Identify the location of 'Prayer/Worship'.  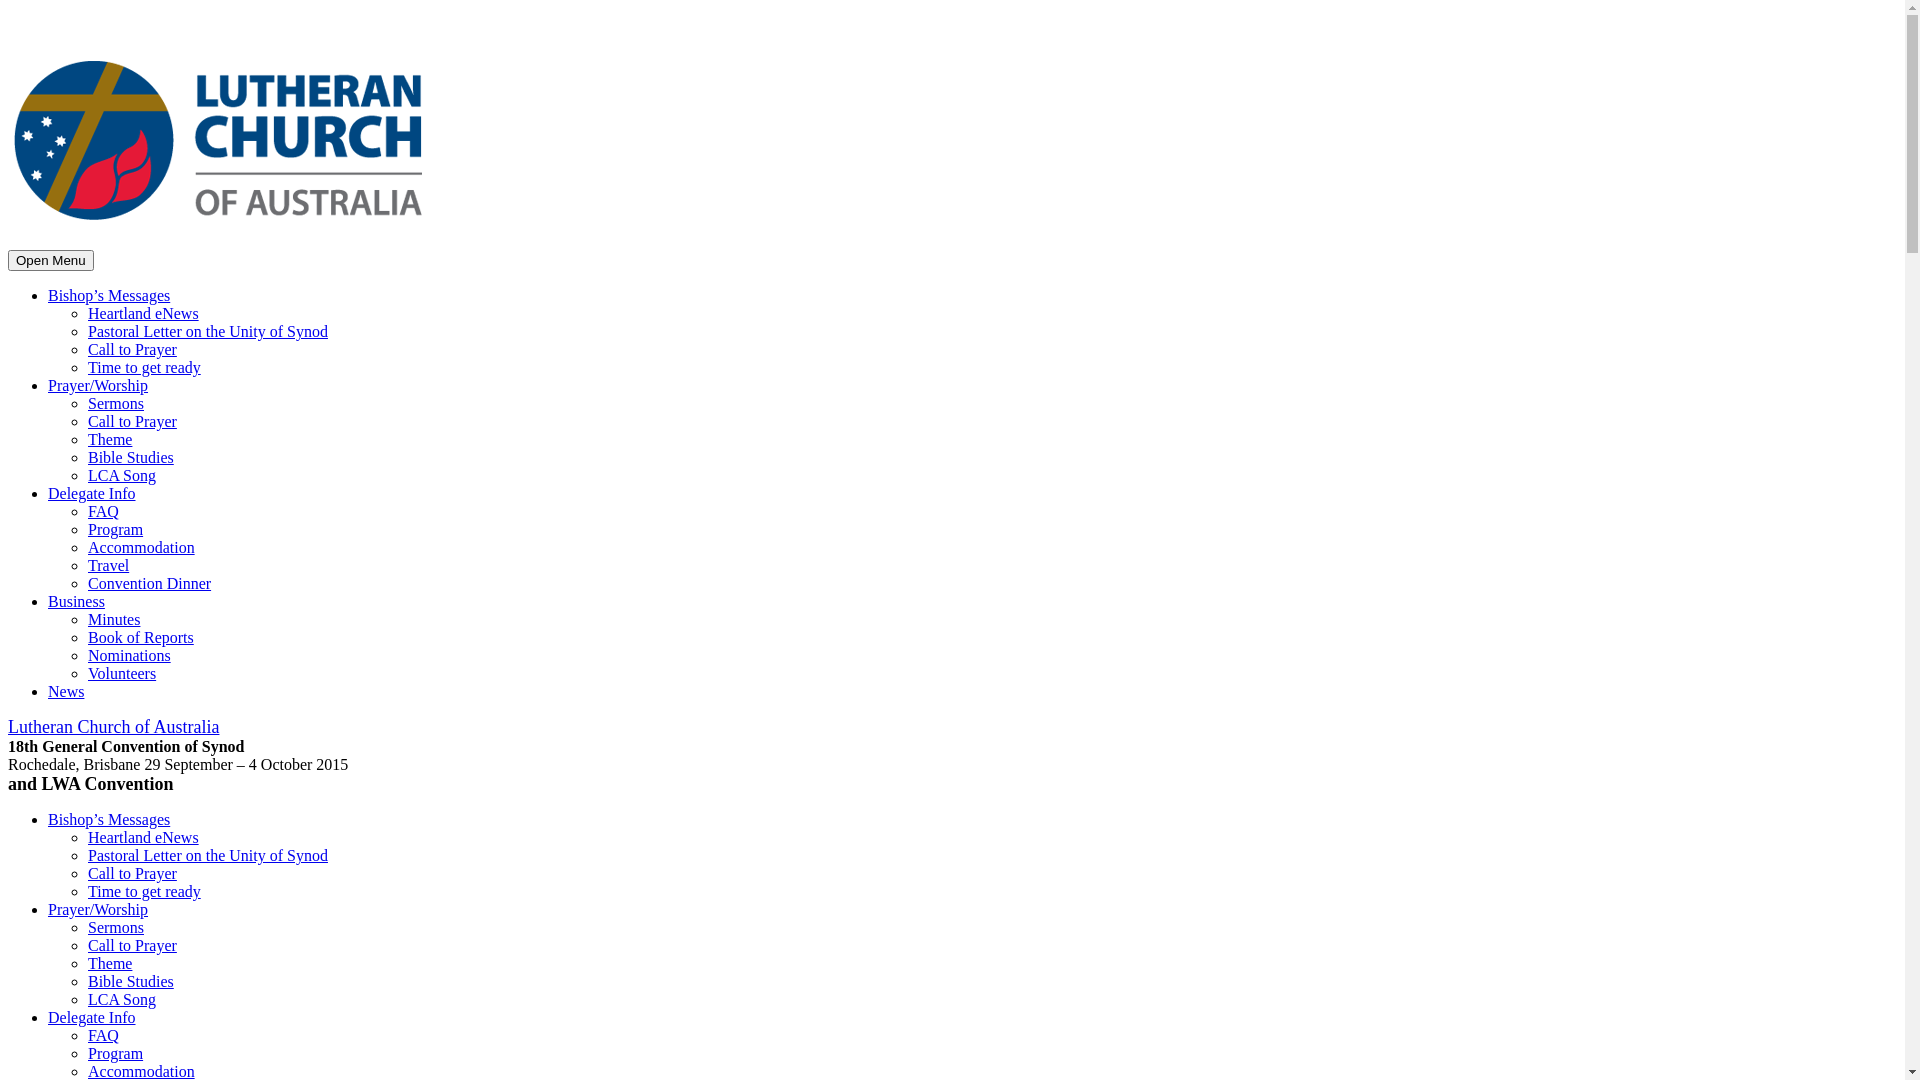
(96, 909).